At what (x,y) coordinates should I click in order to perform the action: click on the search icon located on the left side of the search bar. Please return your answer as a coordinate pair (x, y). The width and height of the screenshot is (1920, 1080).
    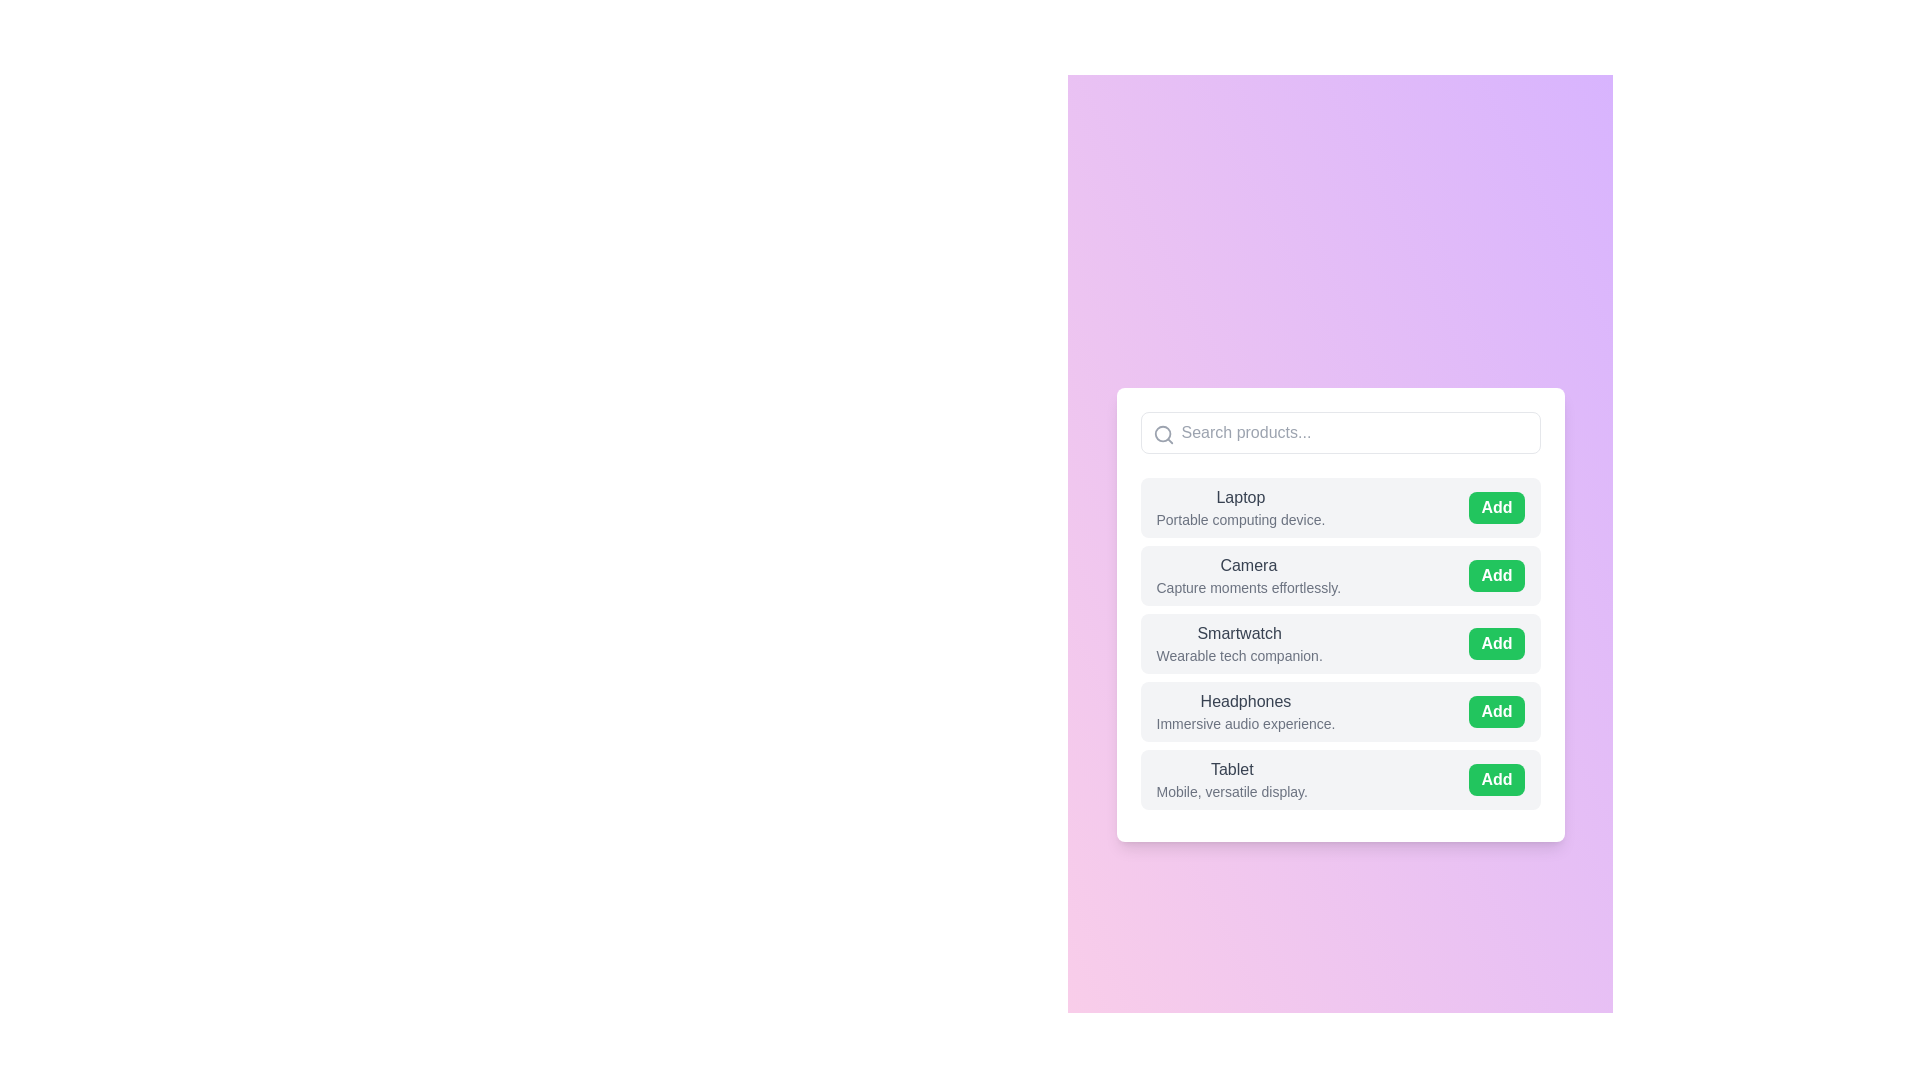
    Looking at the image, I should click on (1163, 434).